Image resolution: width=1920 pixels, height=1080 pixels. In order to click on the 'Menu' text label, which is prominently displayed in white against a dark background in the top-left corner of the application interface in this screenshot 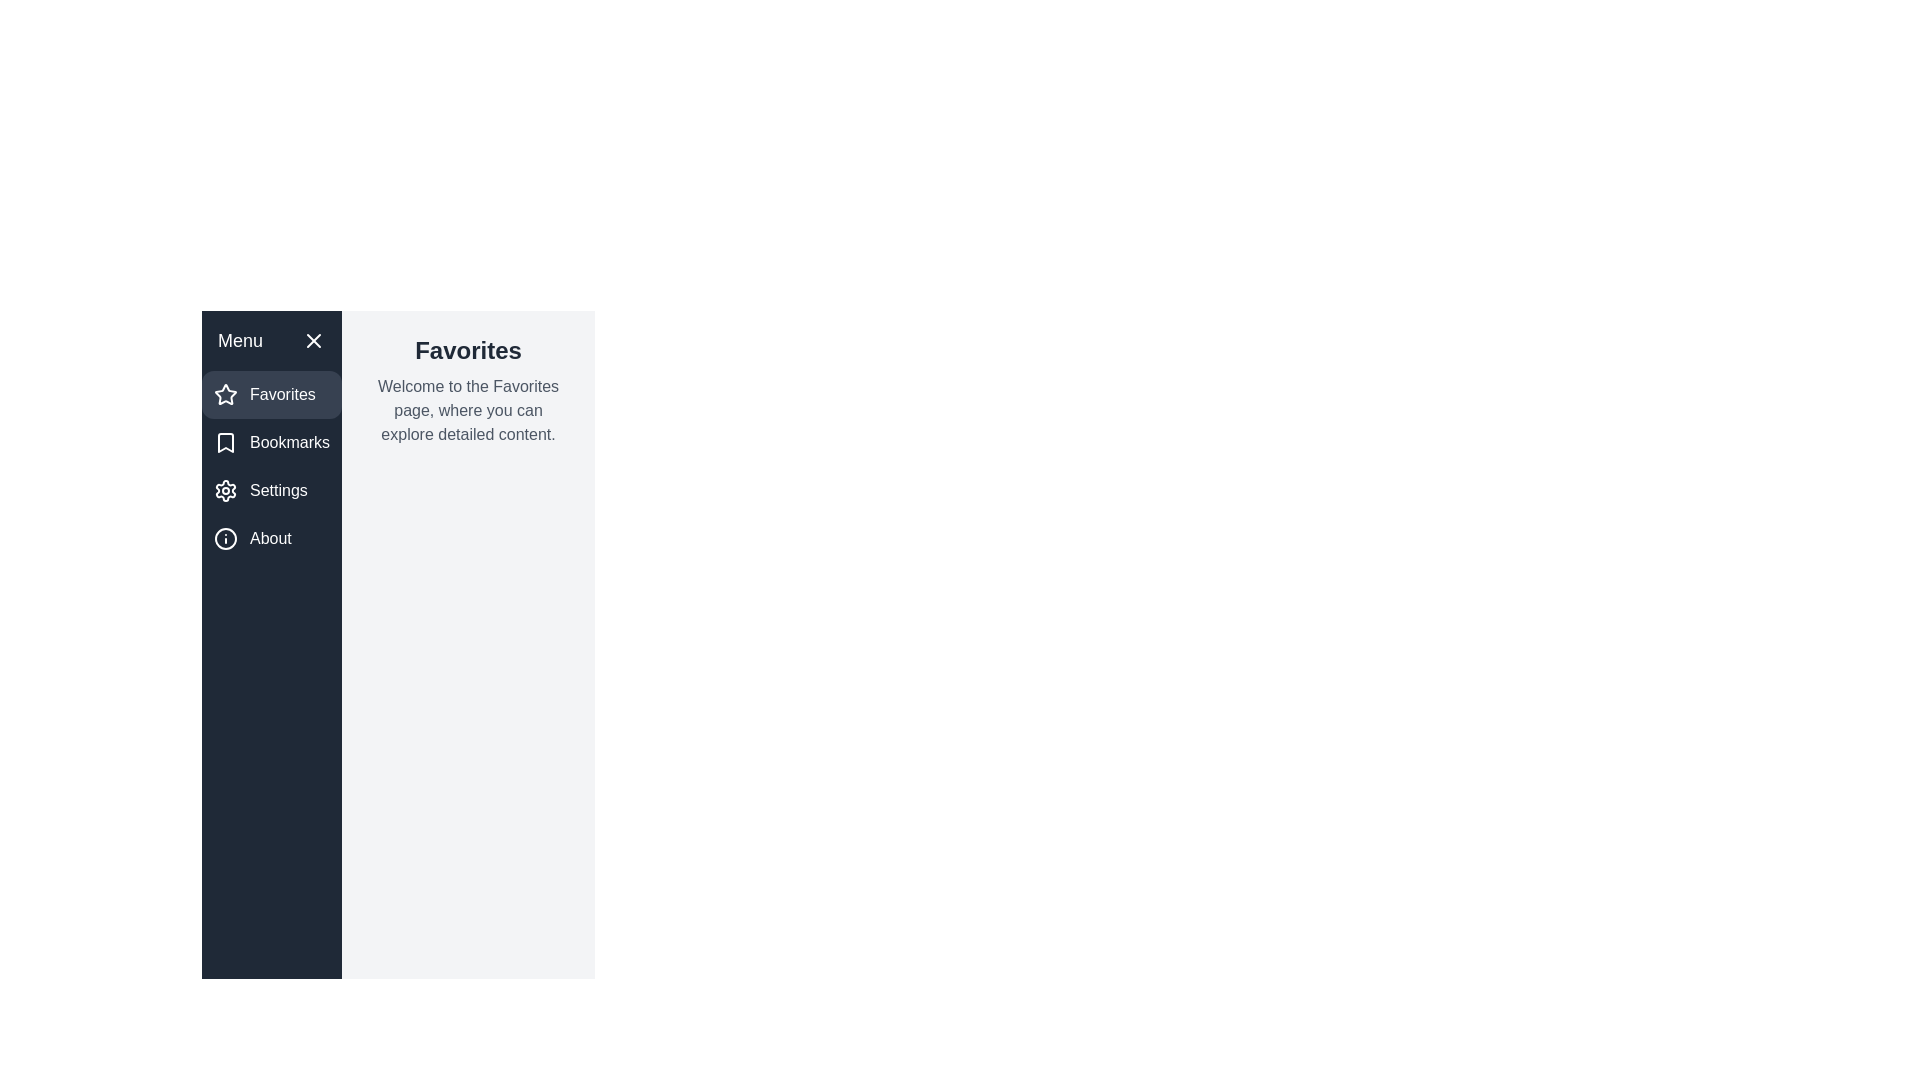, I will do `click(240, 339)`.